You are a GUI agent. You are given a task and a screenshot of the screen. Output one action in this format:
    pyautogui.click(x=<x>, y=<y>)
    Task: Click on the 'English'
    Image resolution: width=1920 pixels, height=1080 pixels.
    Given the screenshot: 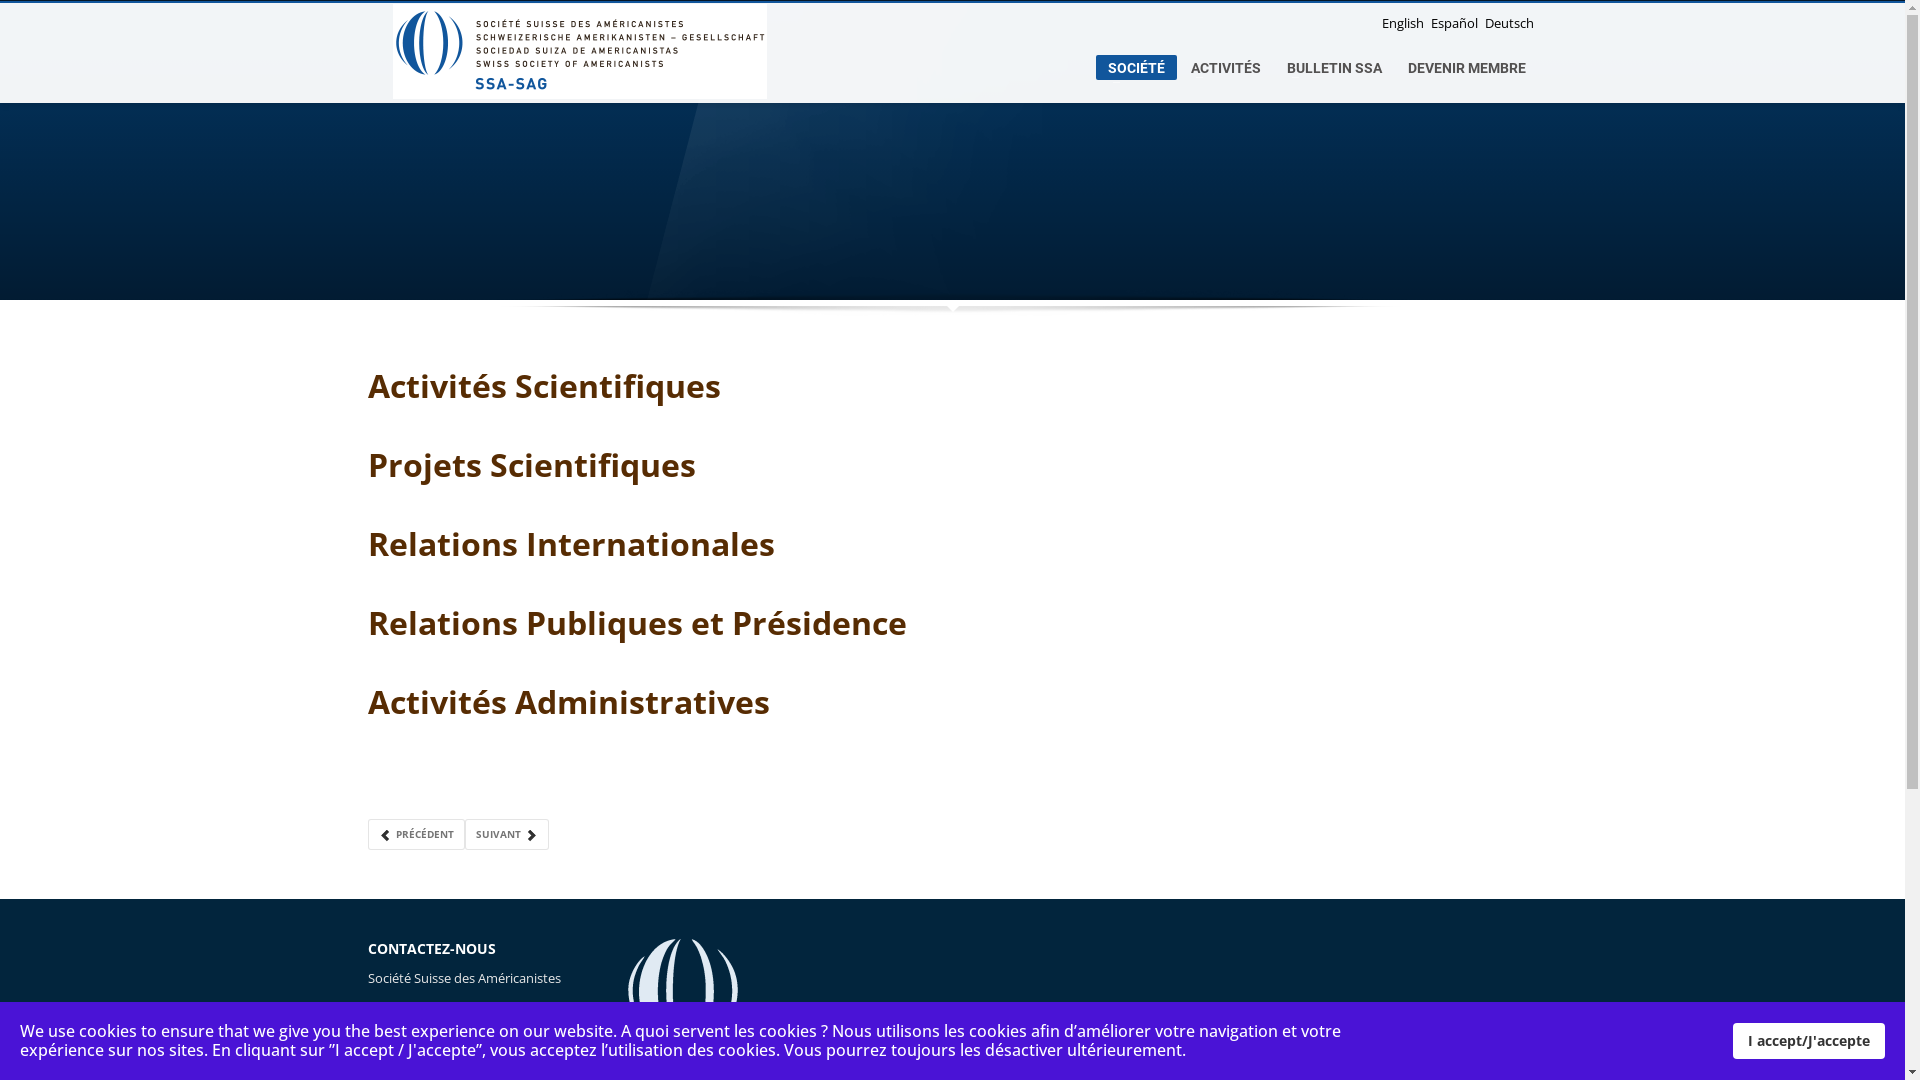 What is the action you would take?
    pyautogui.click(x=1403, y=23)
    